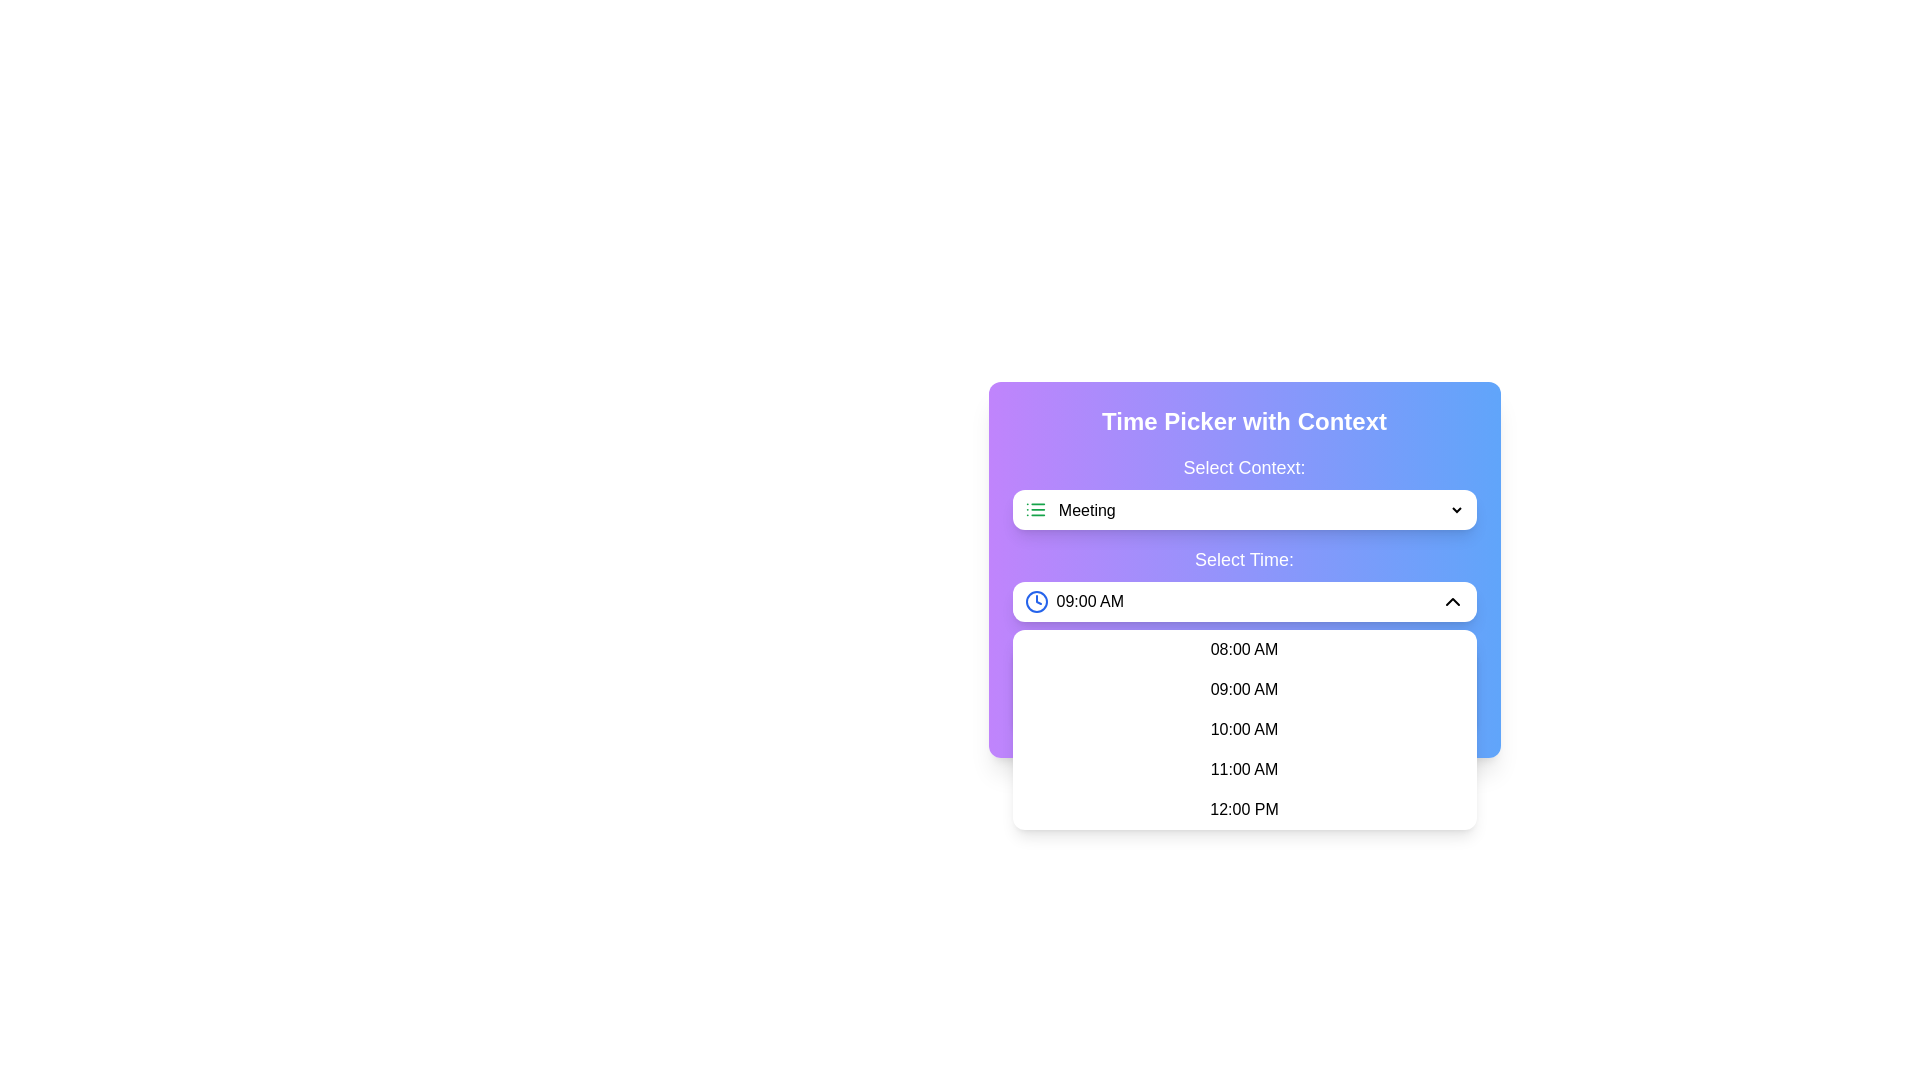 This screenshot has width=1920, height=1080. What do you see at coordinates (1243, 600) in the screenshot?
I see `the '09:00 AM' dropdown menu` at bounding box center [1243, 600].